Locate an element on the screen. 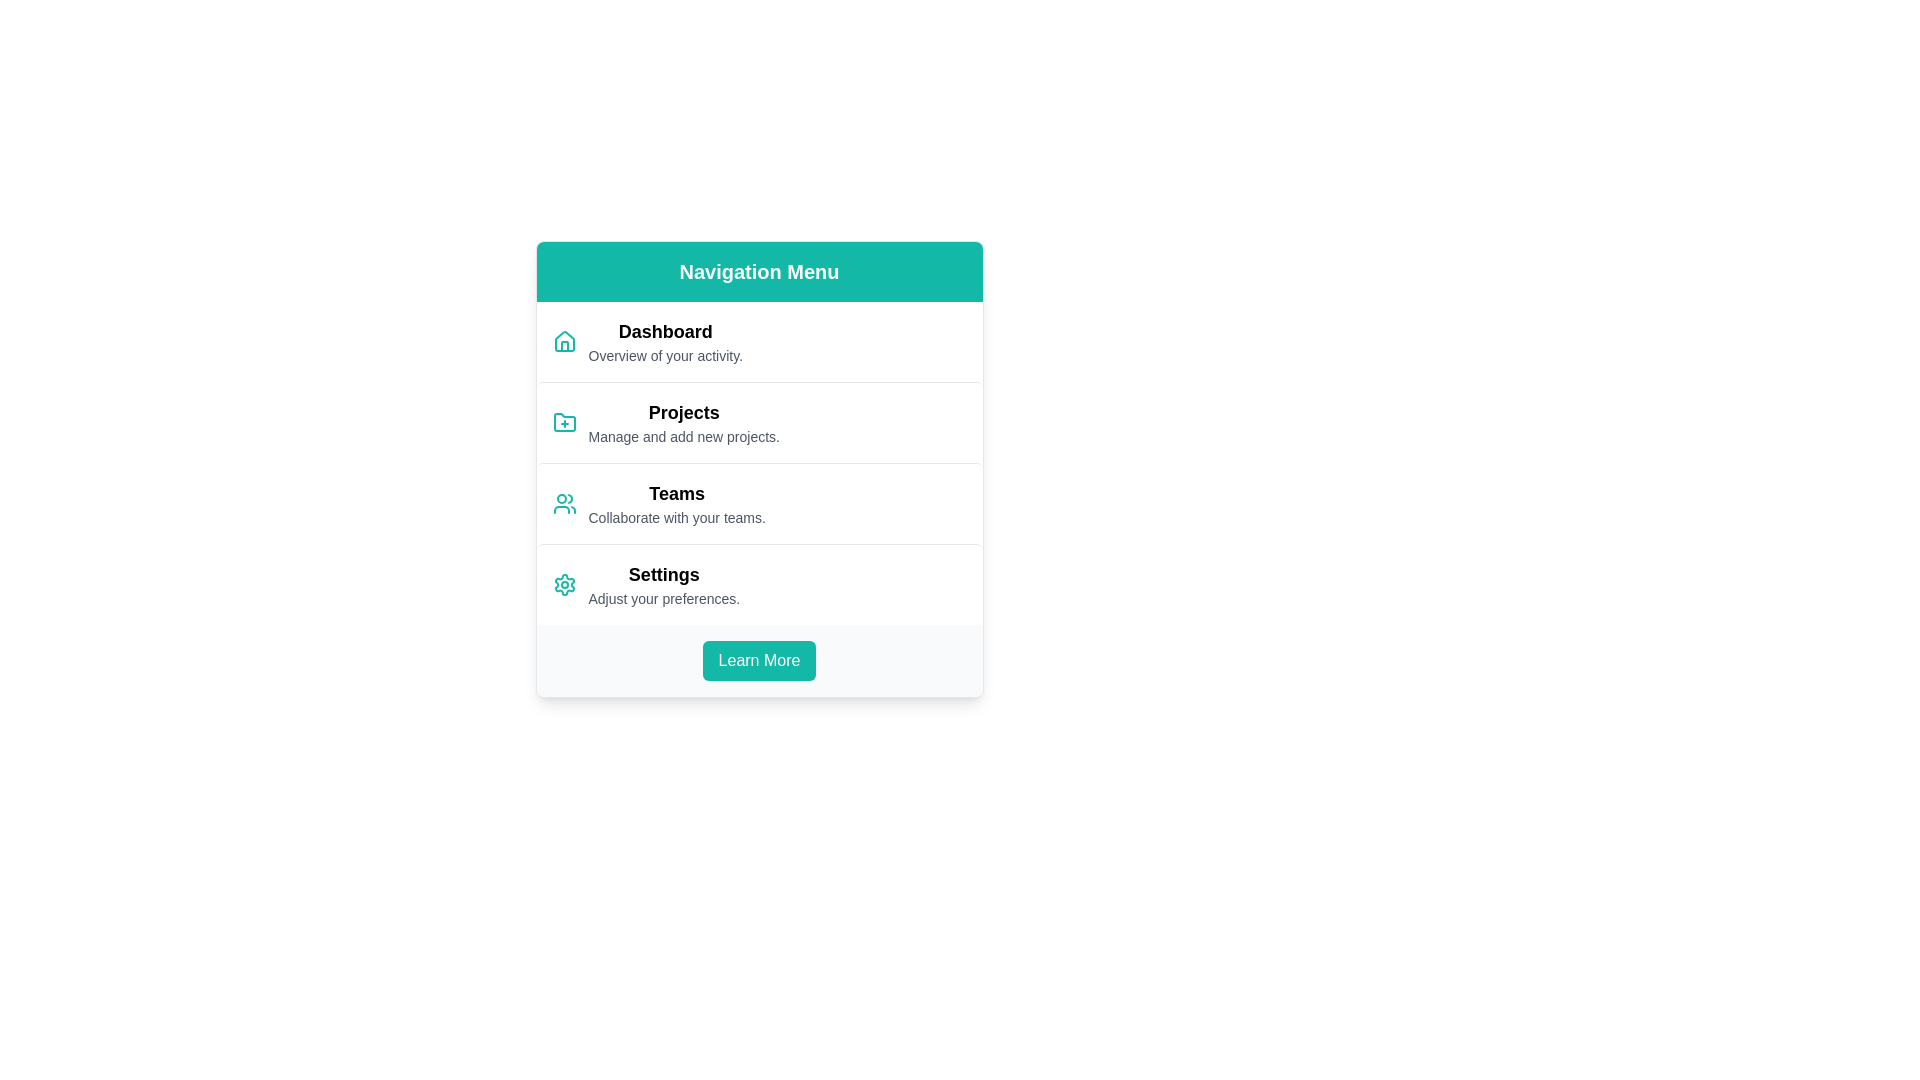 Image resolution: width=1920 pixels, height=1080 pixels. the descriptive text label that provides instructions related to the 'Settings' option in the vertical navigation menu is located at coordinates (664, 597).